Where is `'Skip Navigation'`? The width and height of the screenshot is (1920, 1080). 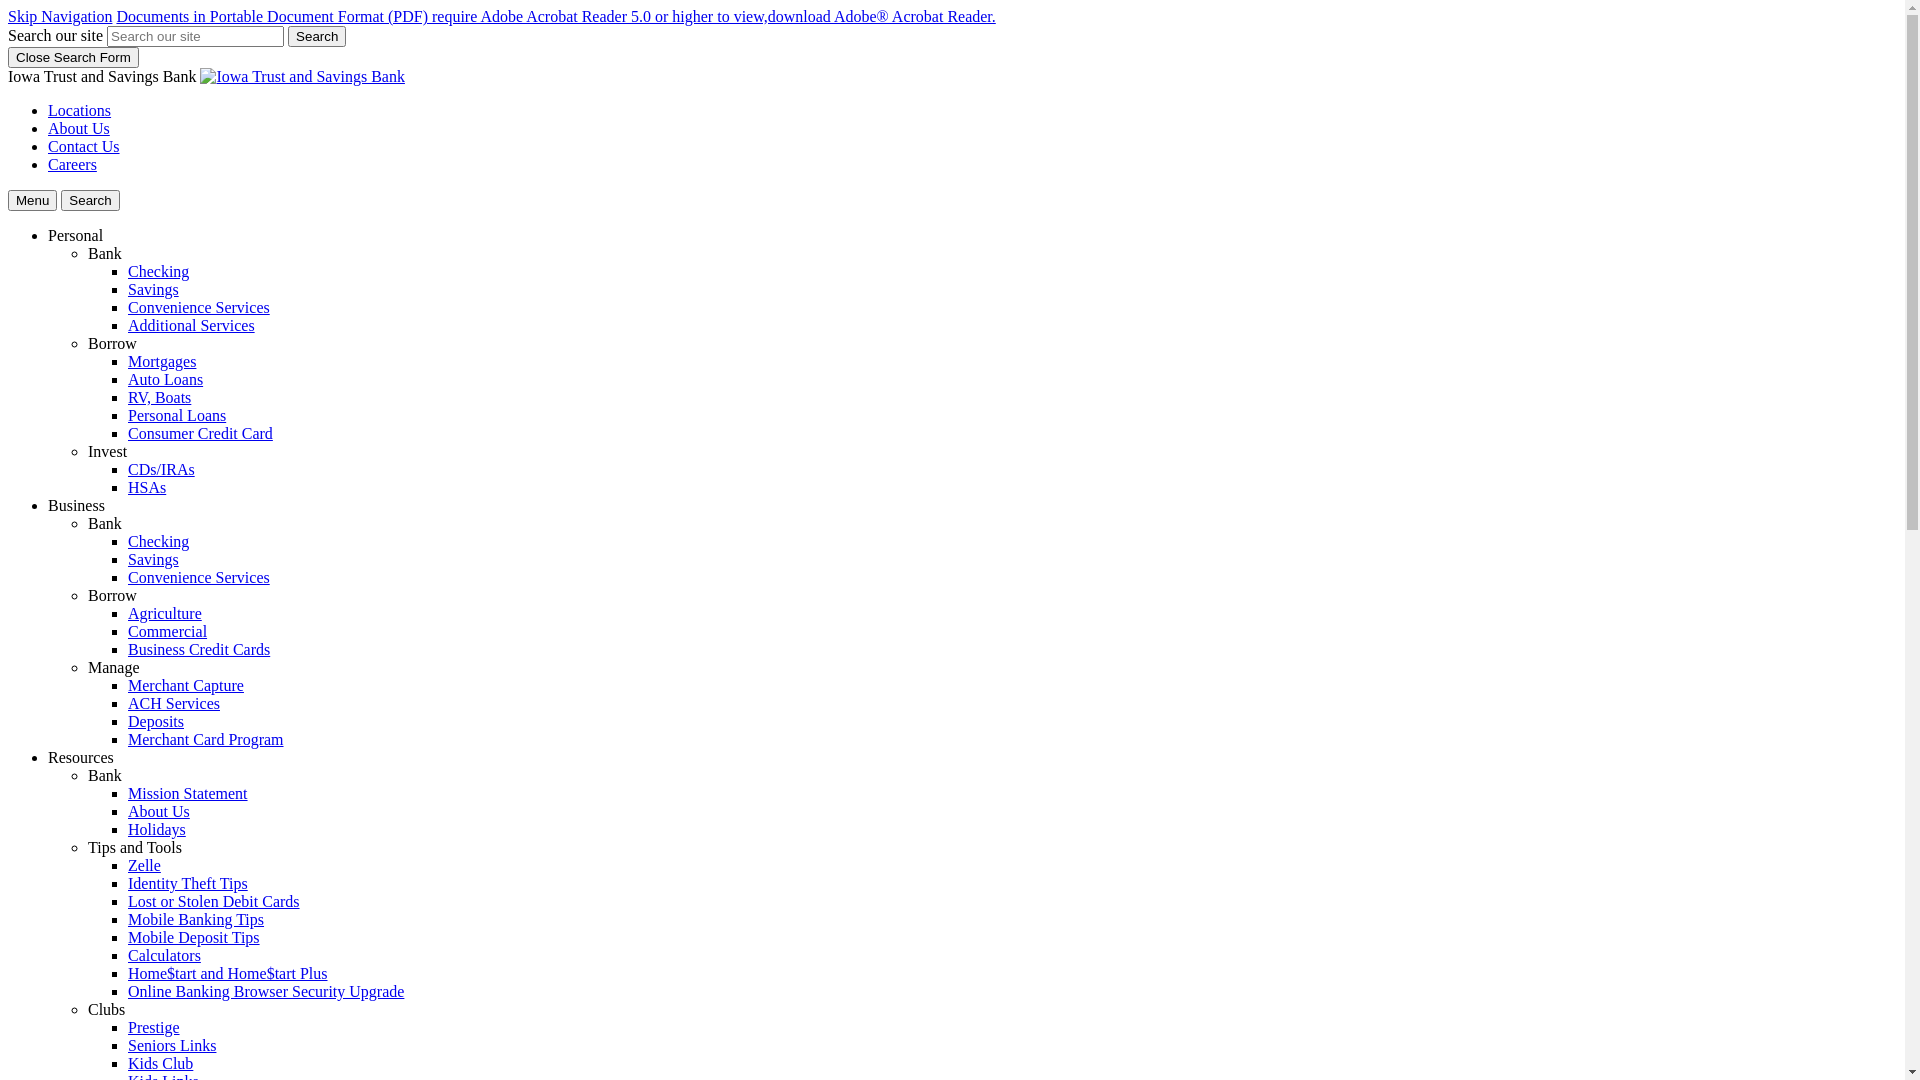 'Skip Navigation' is located at coordinates (59, 16).